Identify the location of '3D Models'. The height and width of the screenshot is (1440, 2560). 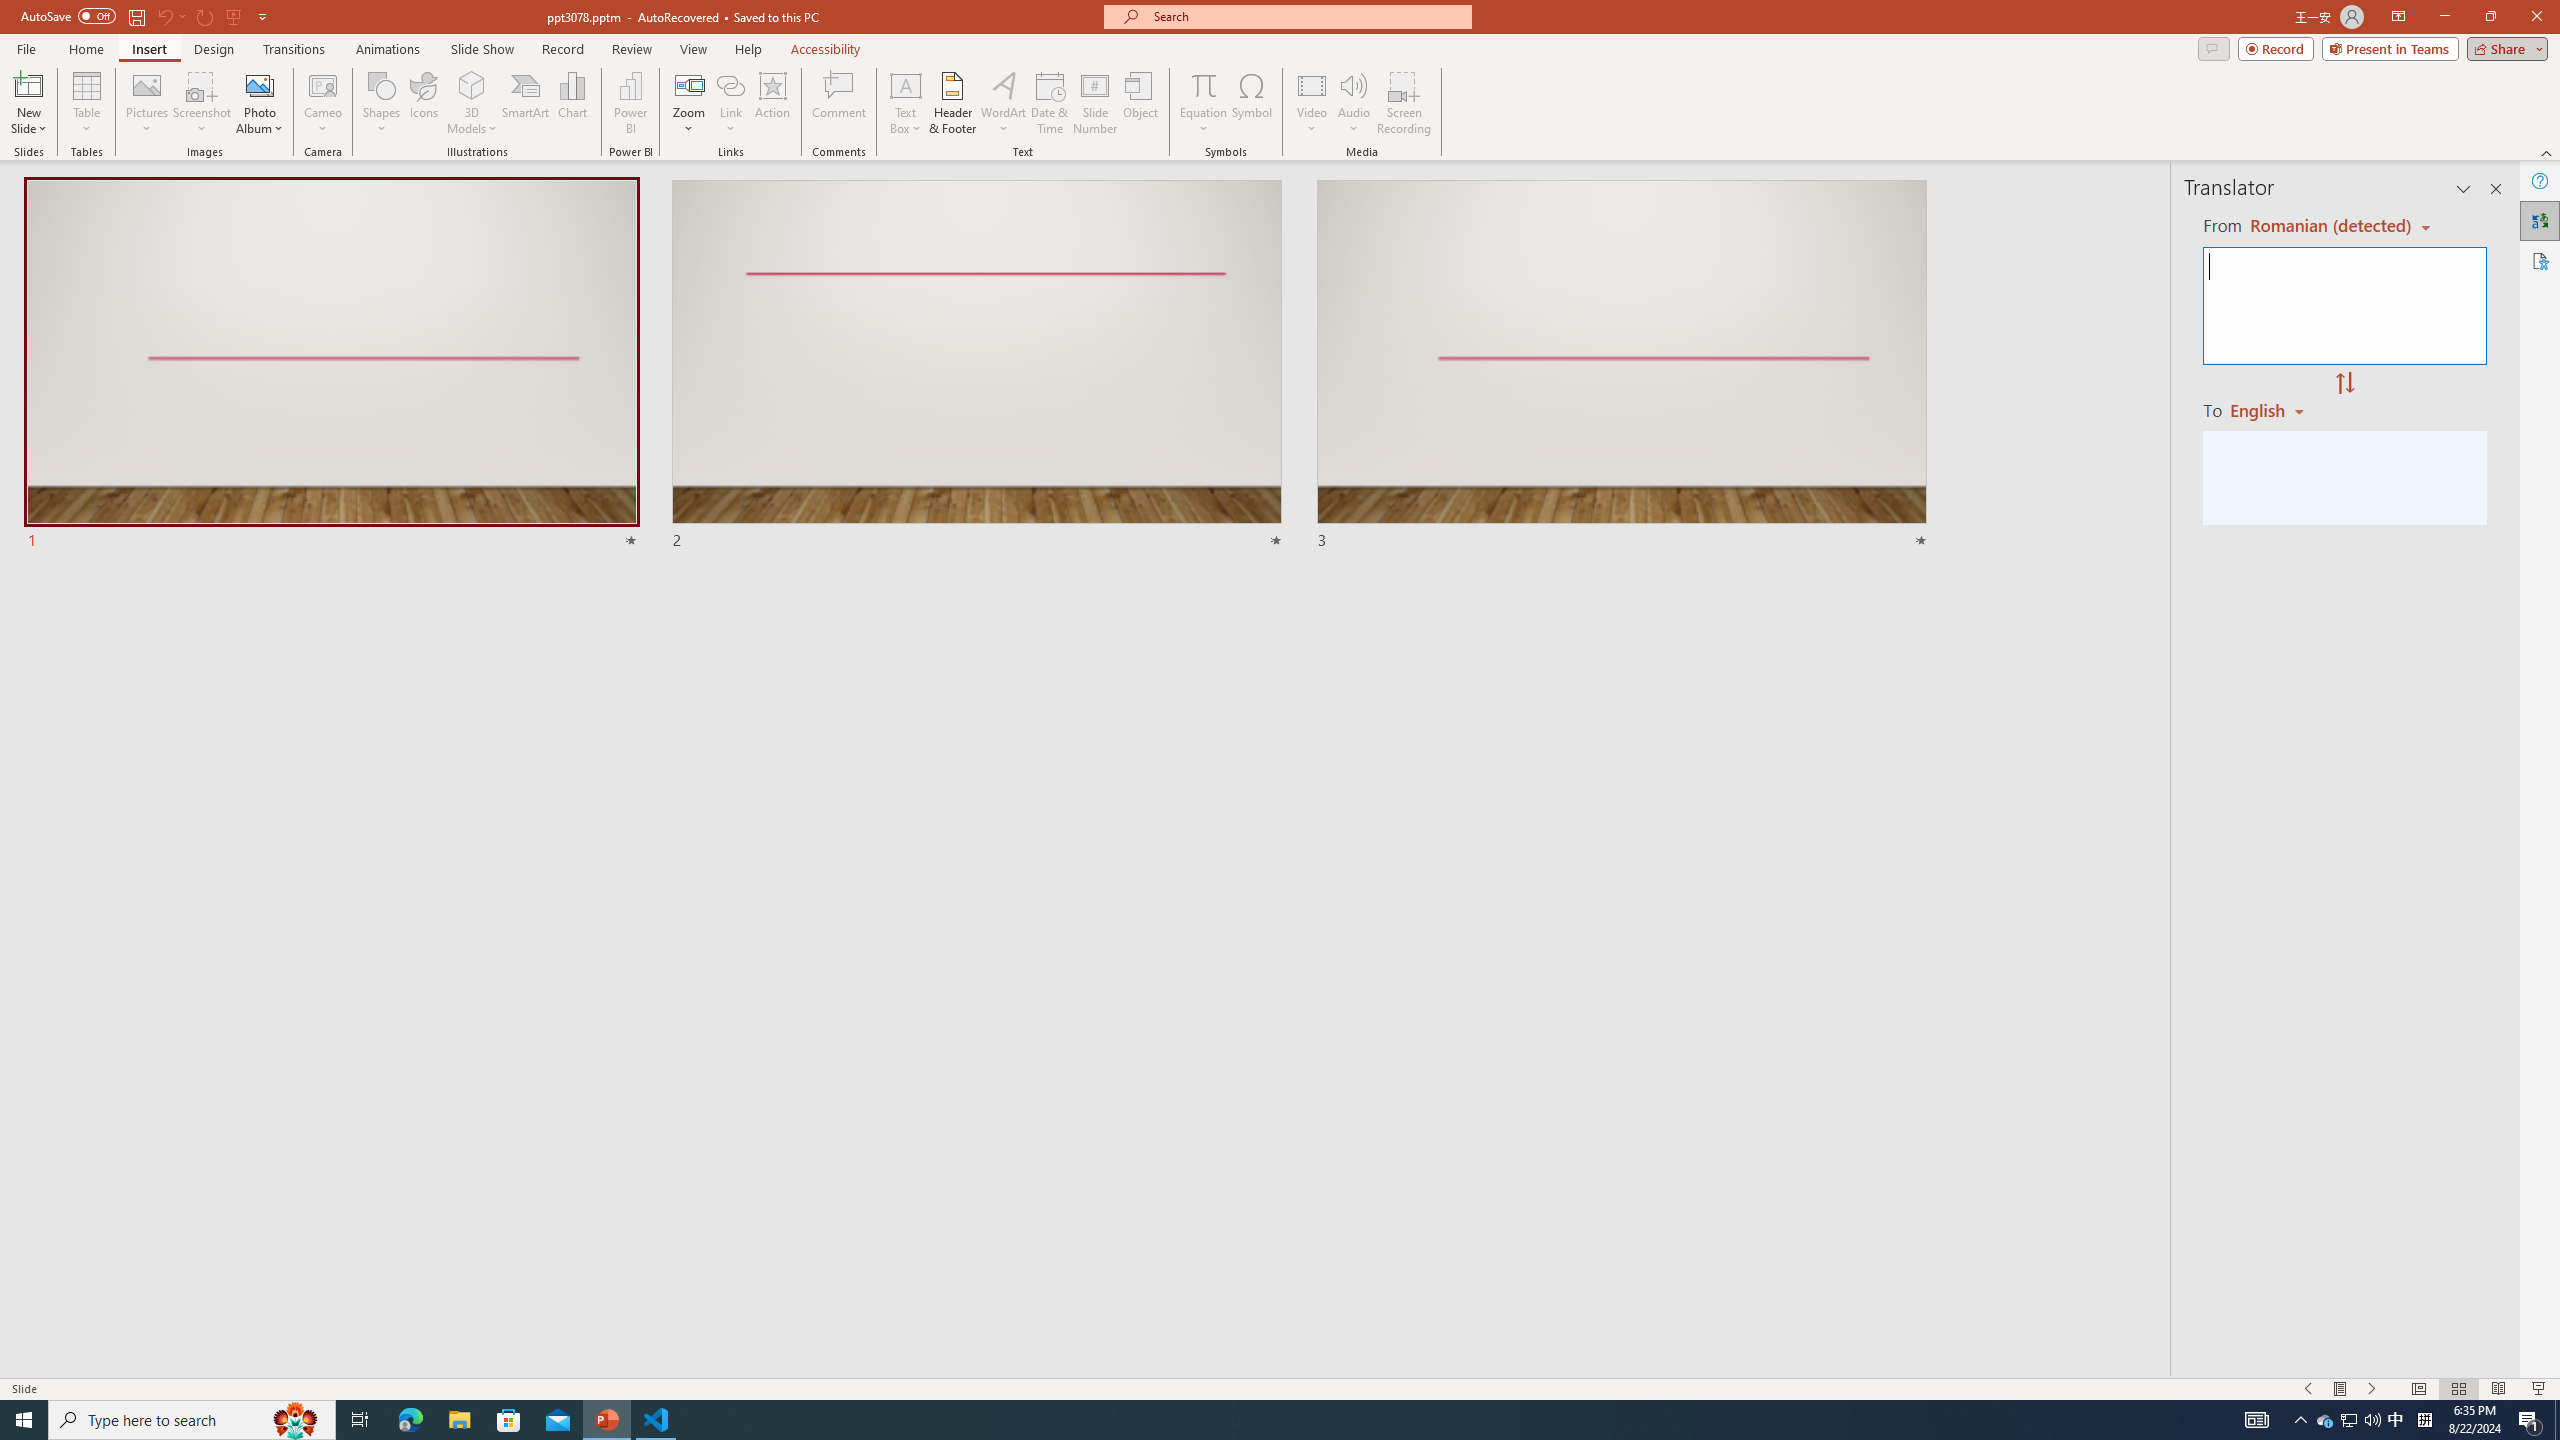
(472, 103).